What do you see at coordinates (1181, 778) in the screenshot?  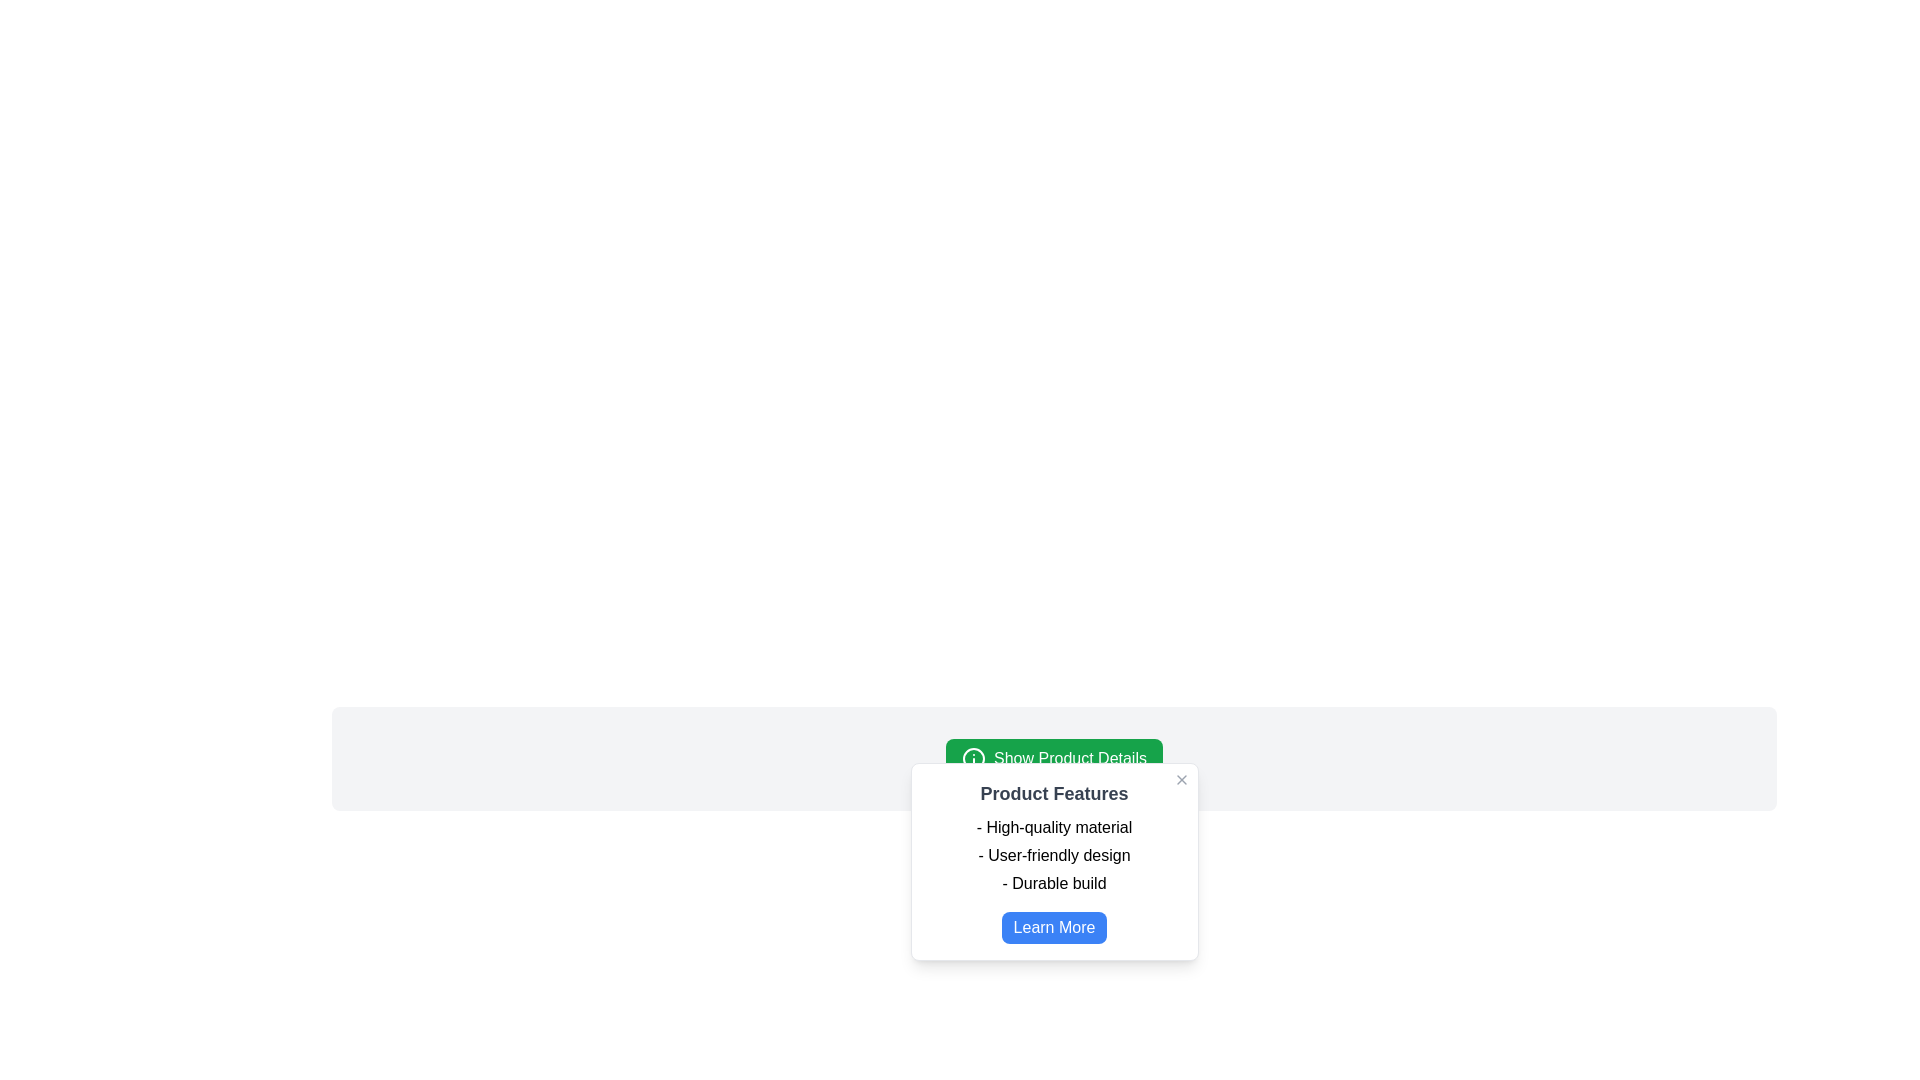 I see `the close button located in the top-right corner of the product features box to change its color` at bounding box center [1181, 778].